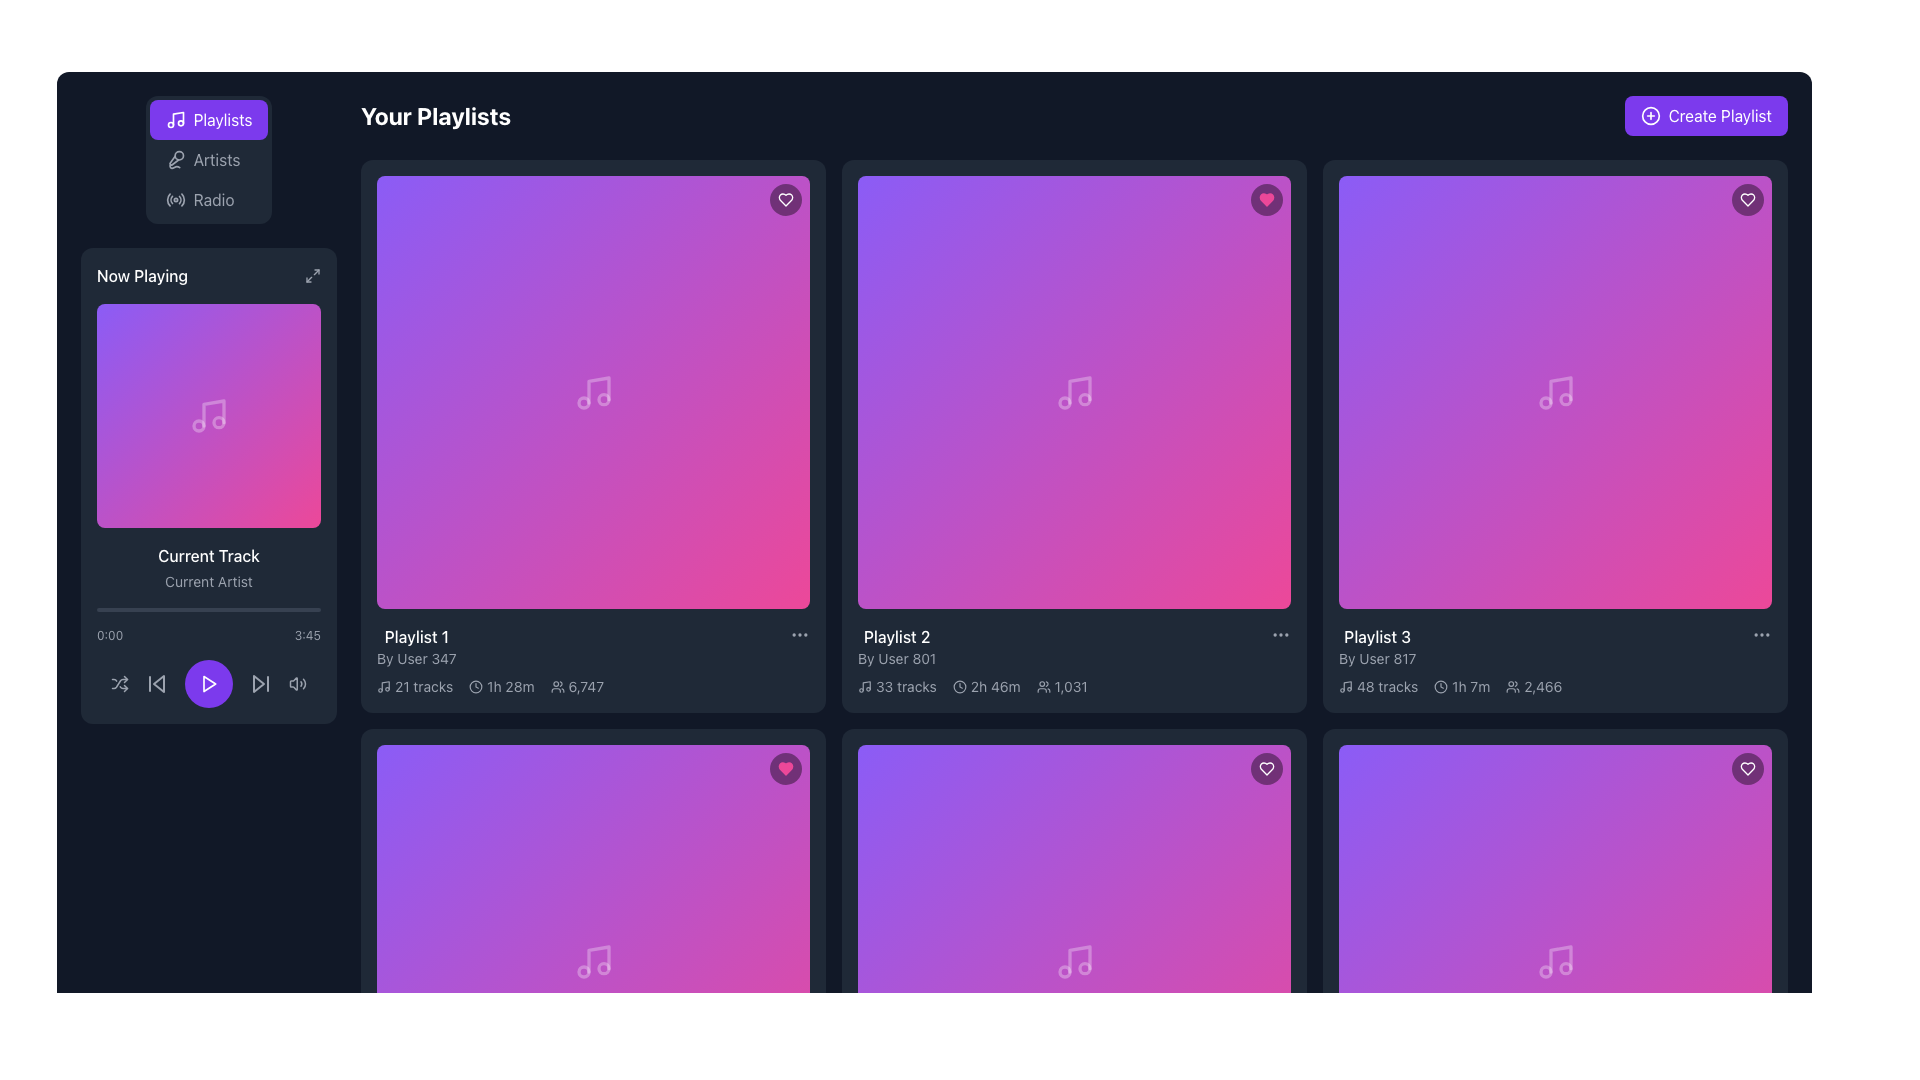 The image size is (1920, 1080). What do you see at coordinates (1376, 659) in the screenshot?
I see `the gray text label displaying 'By User 817', which is positioned below the 'Playlist 3' title in the playlist grid` at bounding box center [1376, 659].